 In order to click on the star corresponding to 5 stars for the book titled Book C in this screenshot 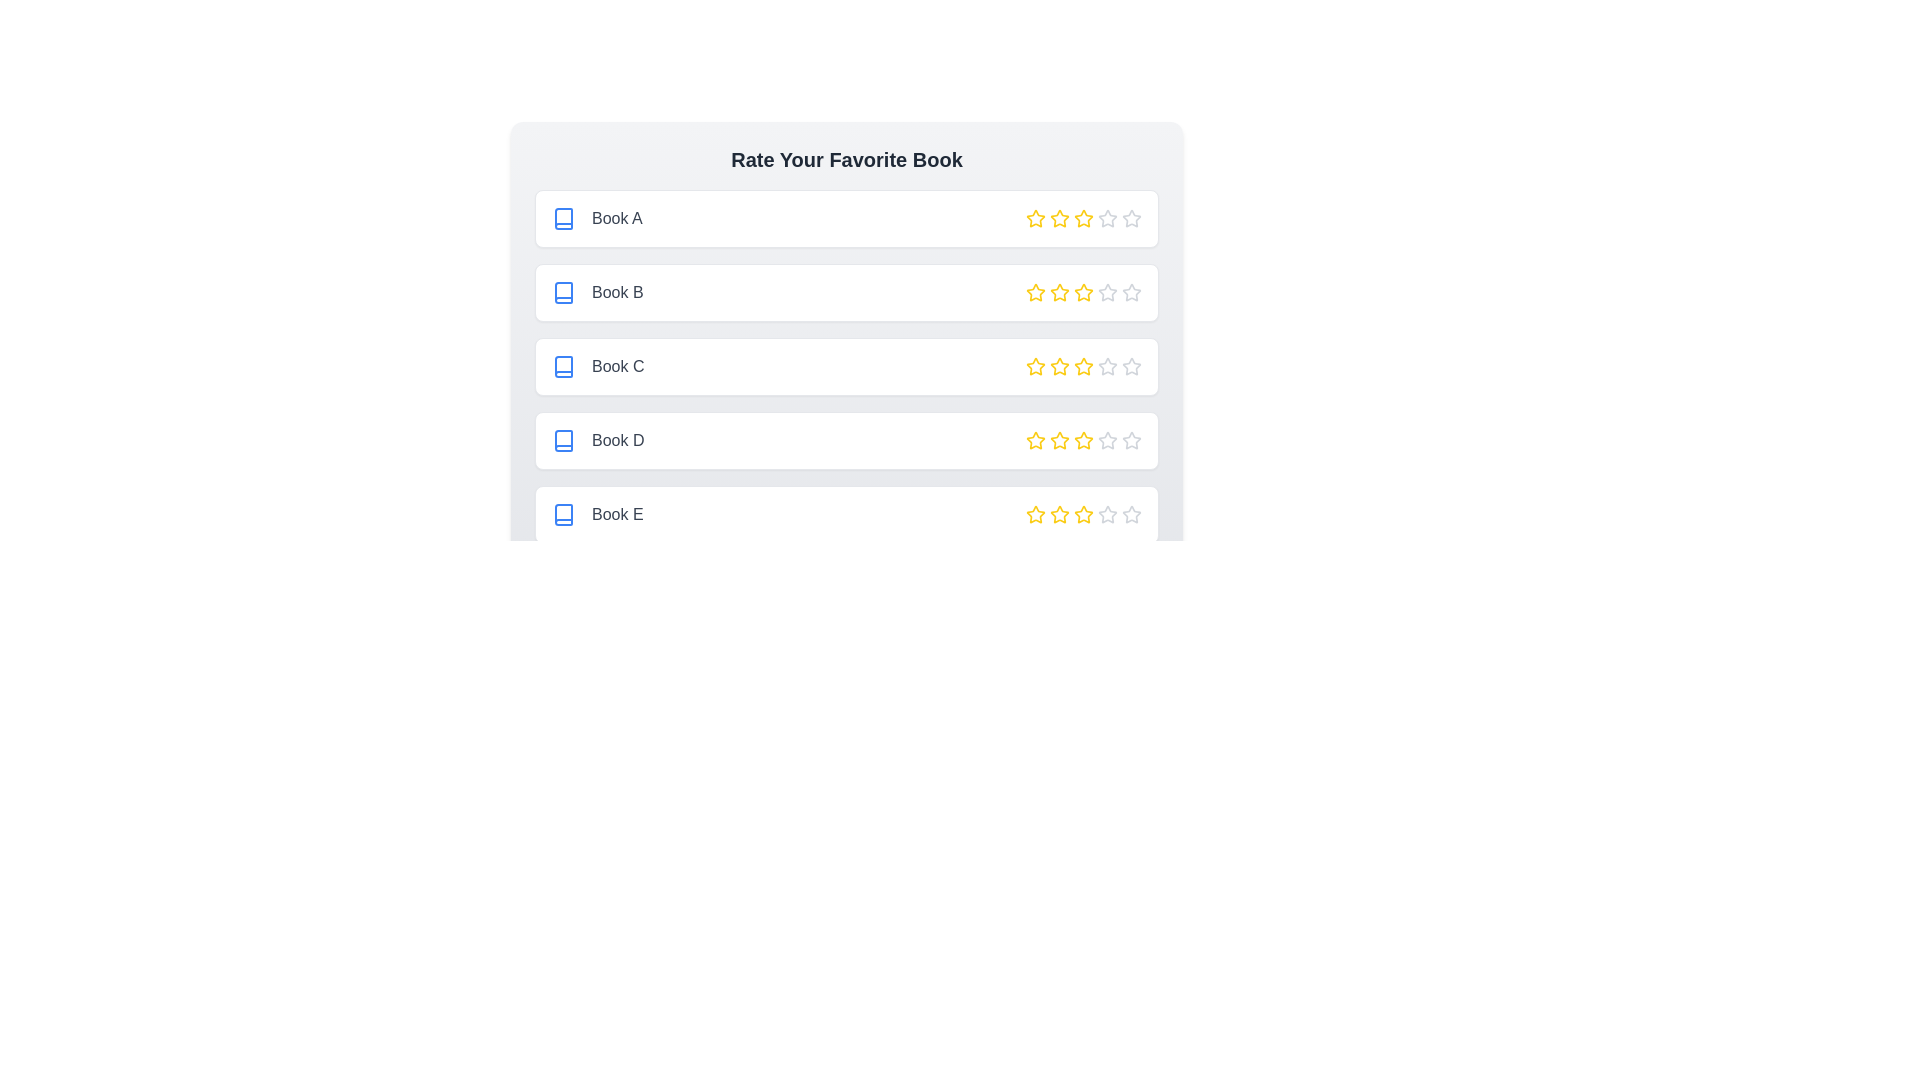, I will do `click(1132, 366)`.